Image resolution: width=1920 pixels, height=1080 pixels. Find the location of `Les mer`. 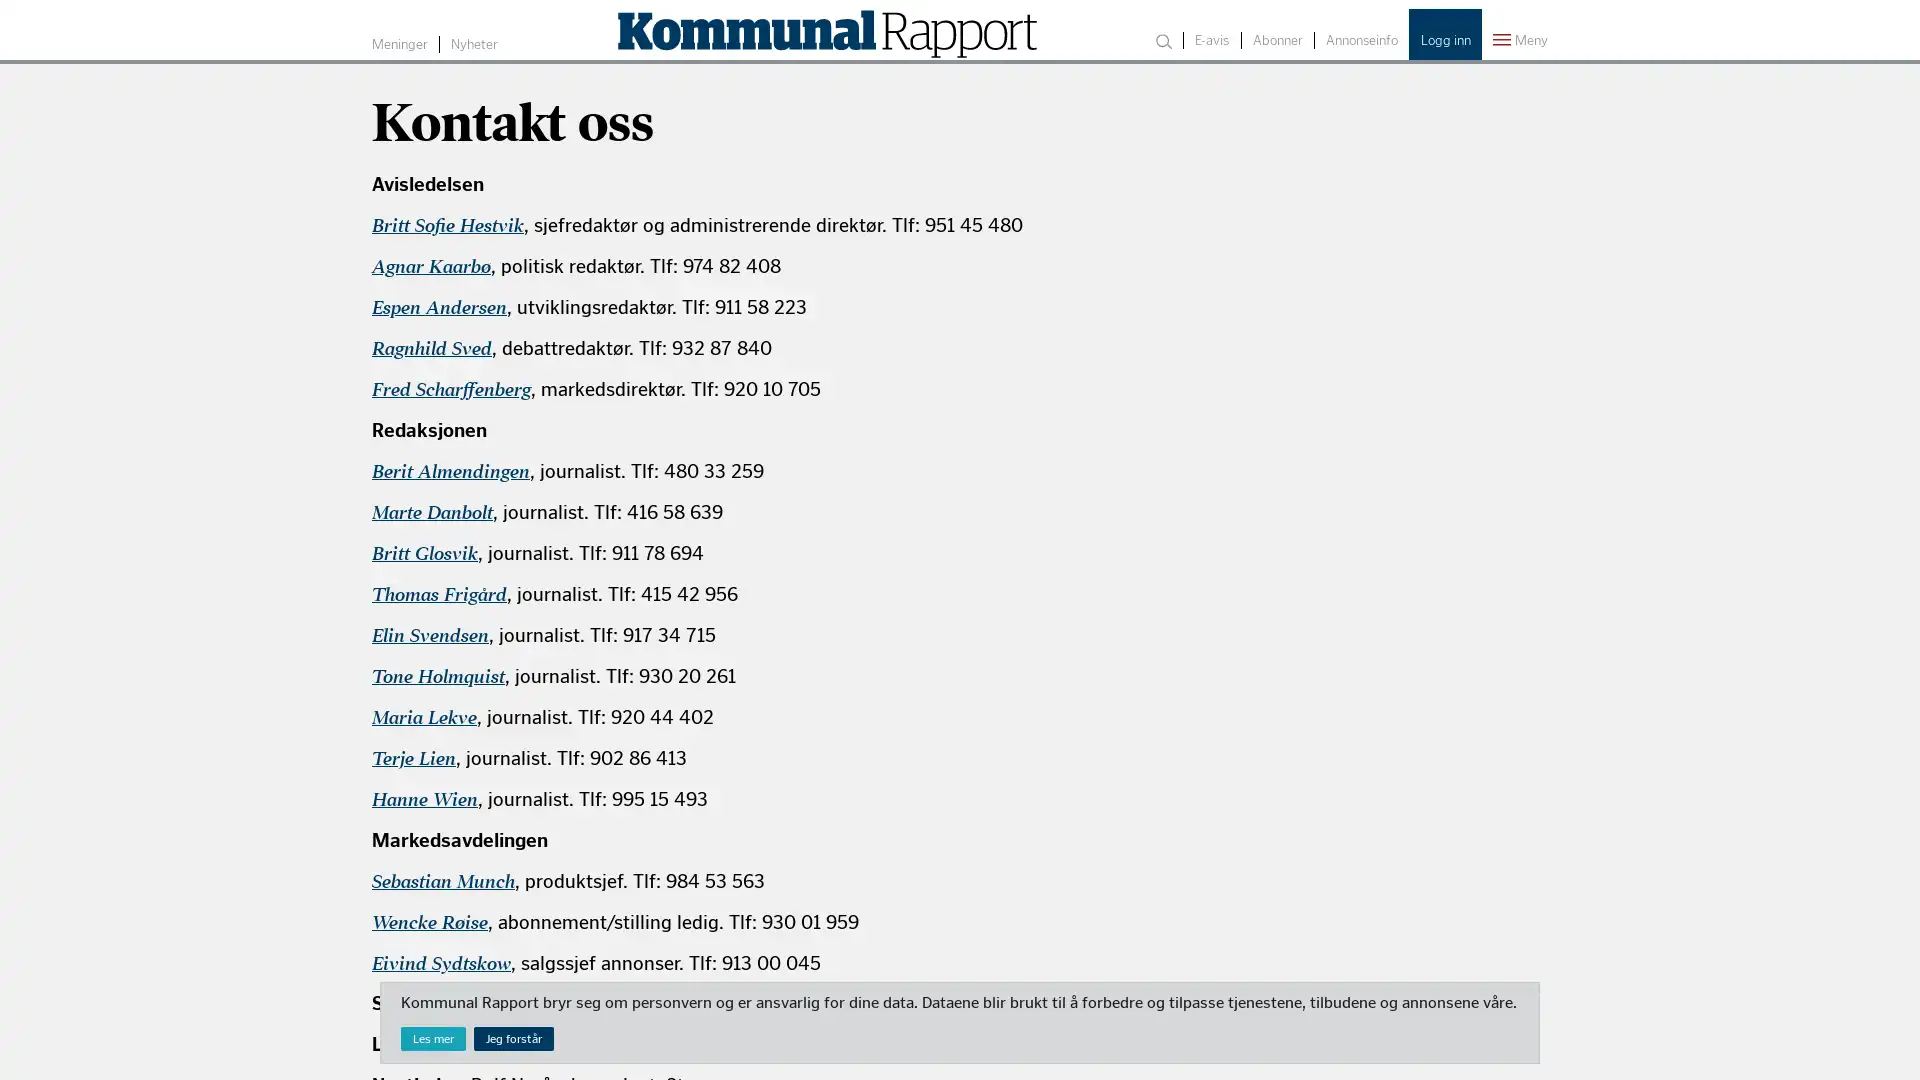

Les mer is located at coordinates (432, 1037).